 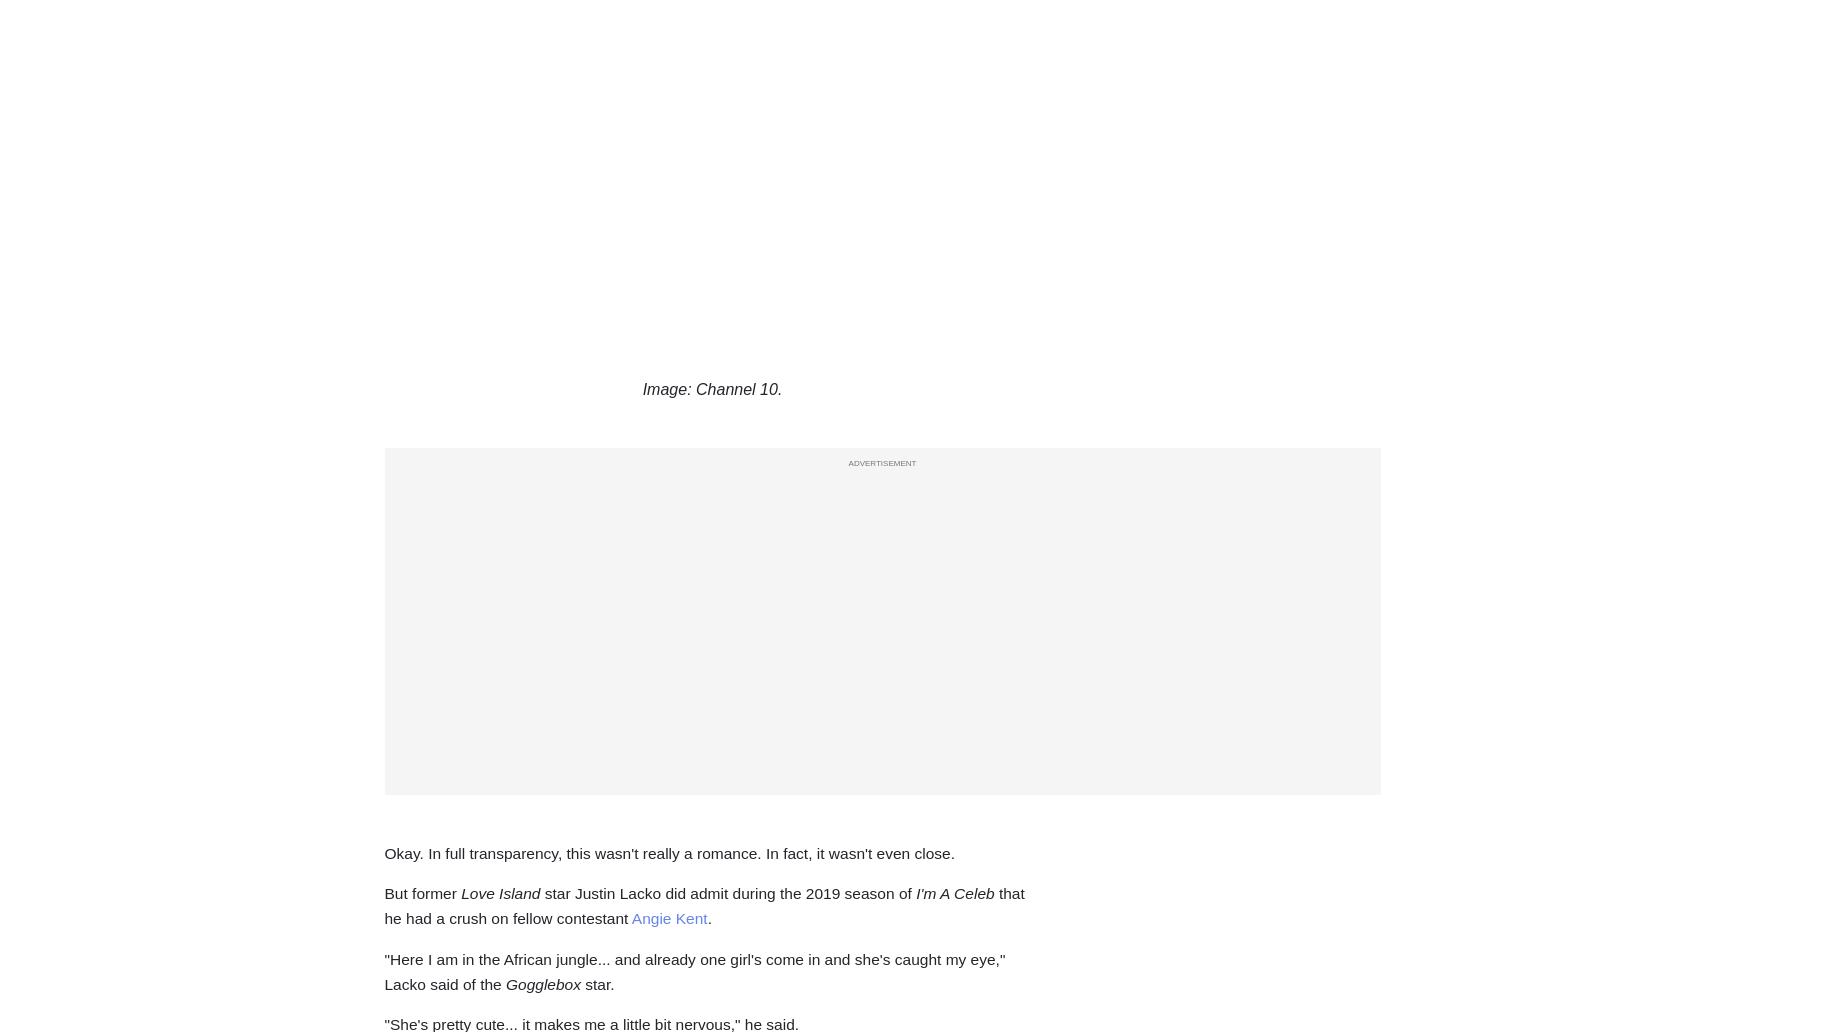 I want to click on 'Angie Kent', so click(x=668, y=917).